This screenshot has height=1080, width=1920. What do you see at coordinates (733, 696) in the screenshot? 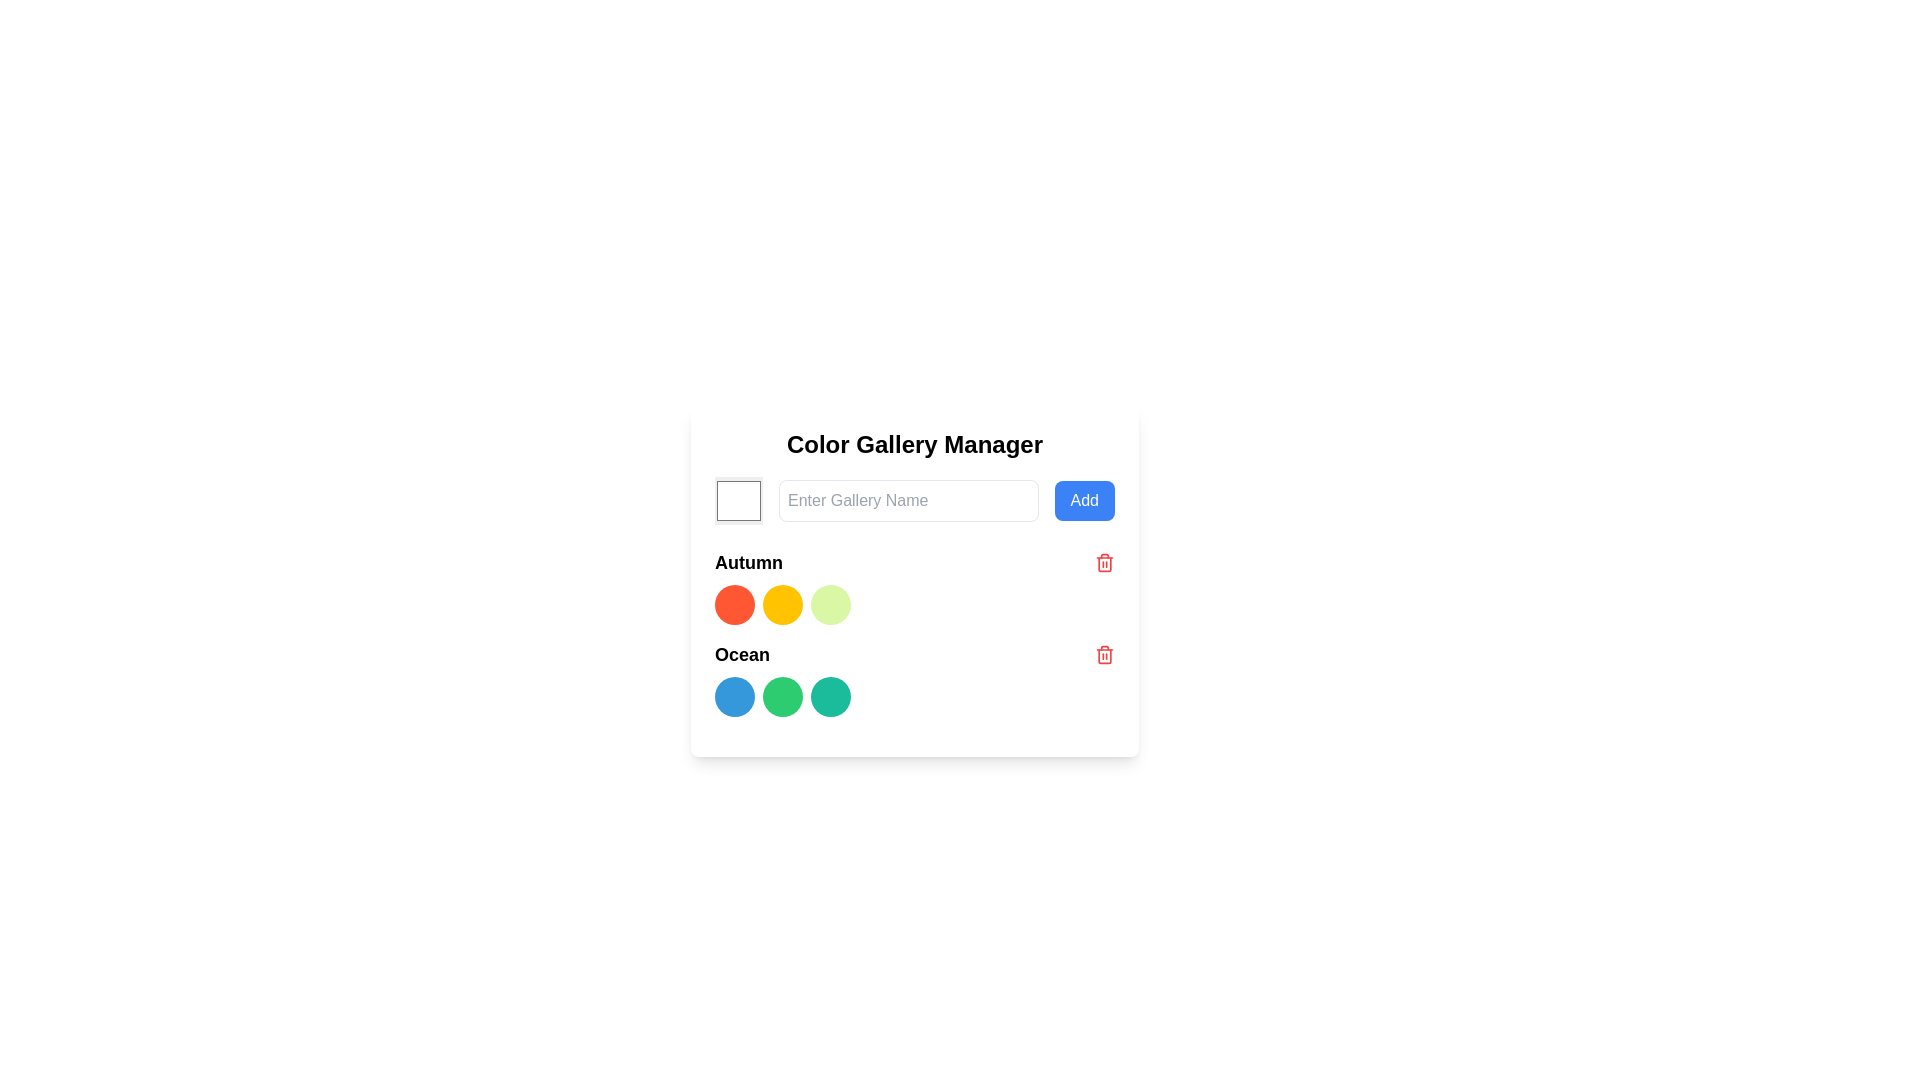
I see `the first circular button or color indicator in the Ocean section, which serves as a color selector` at bounding box center [733, 696].